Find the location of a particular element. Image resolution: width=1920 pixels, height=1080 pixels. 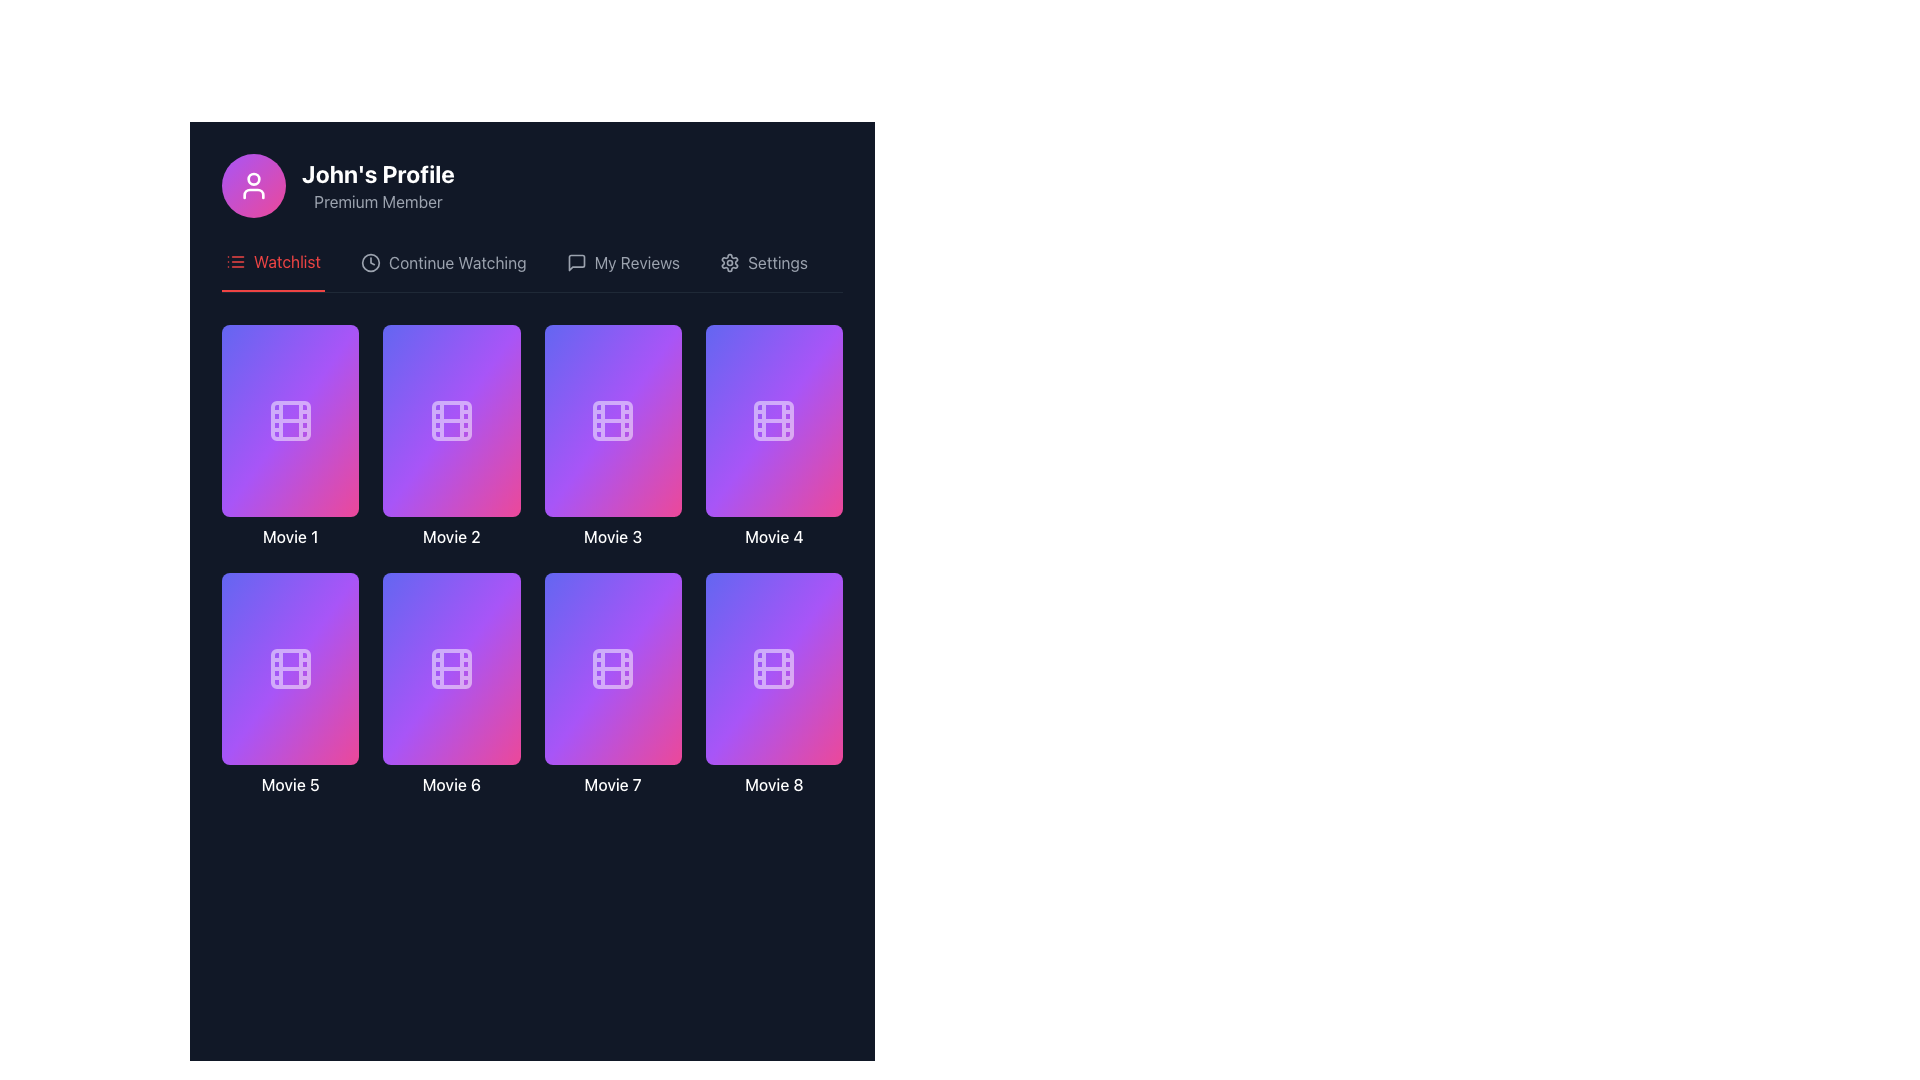

the film reel icon located in the third column of the first row of the movie grid, labeled 'Movie 3' is located at coordinates (612, 419).